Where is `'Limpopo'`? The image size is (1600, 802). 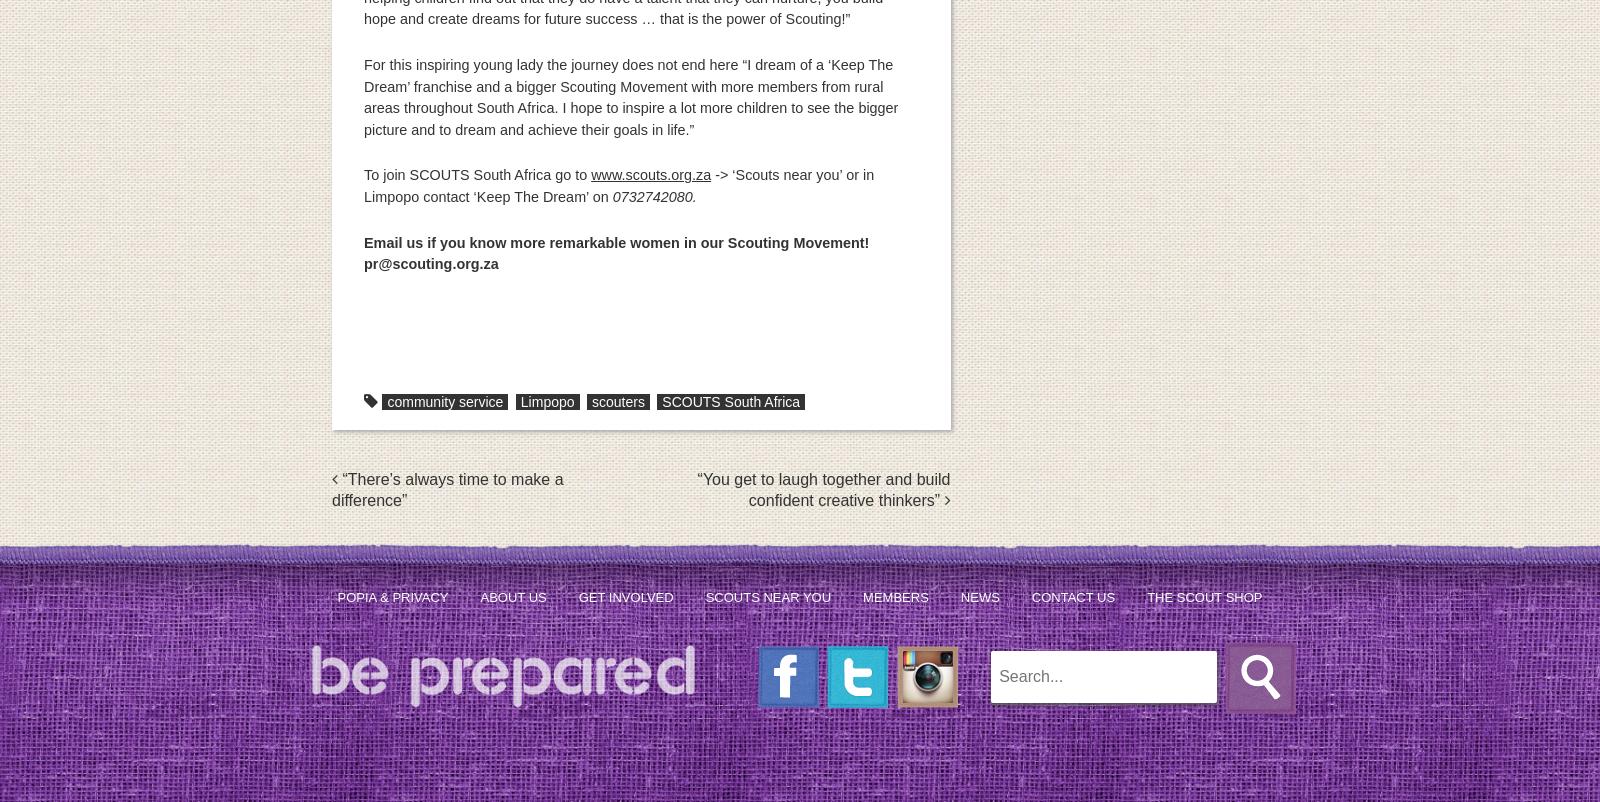
'Limpopo' is located at coordinates (546, 401).